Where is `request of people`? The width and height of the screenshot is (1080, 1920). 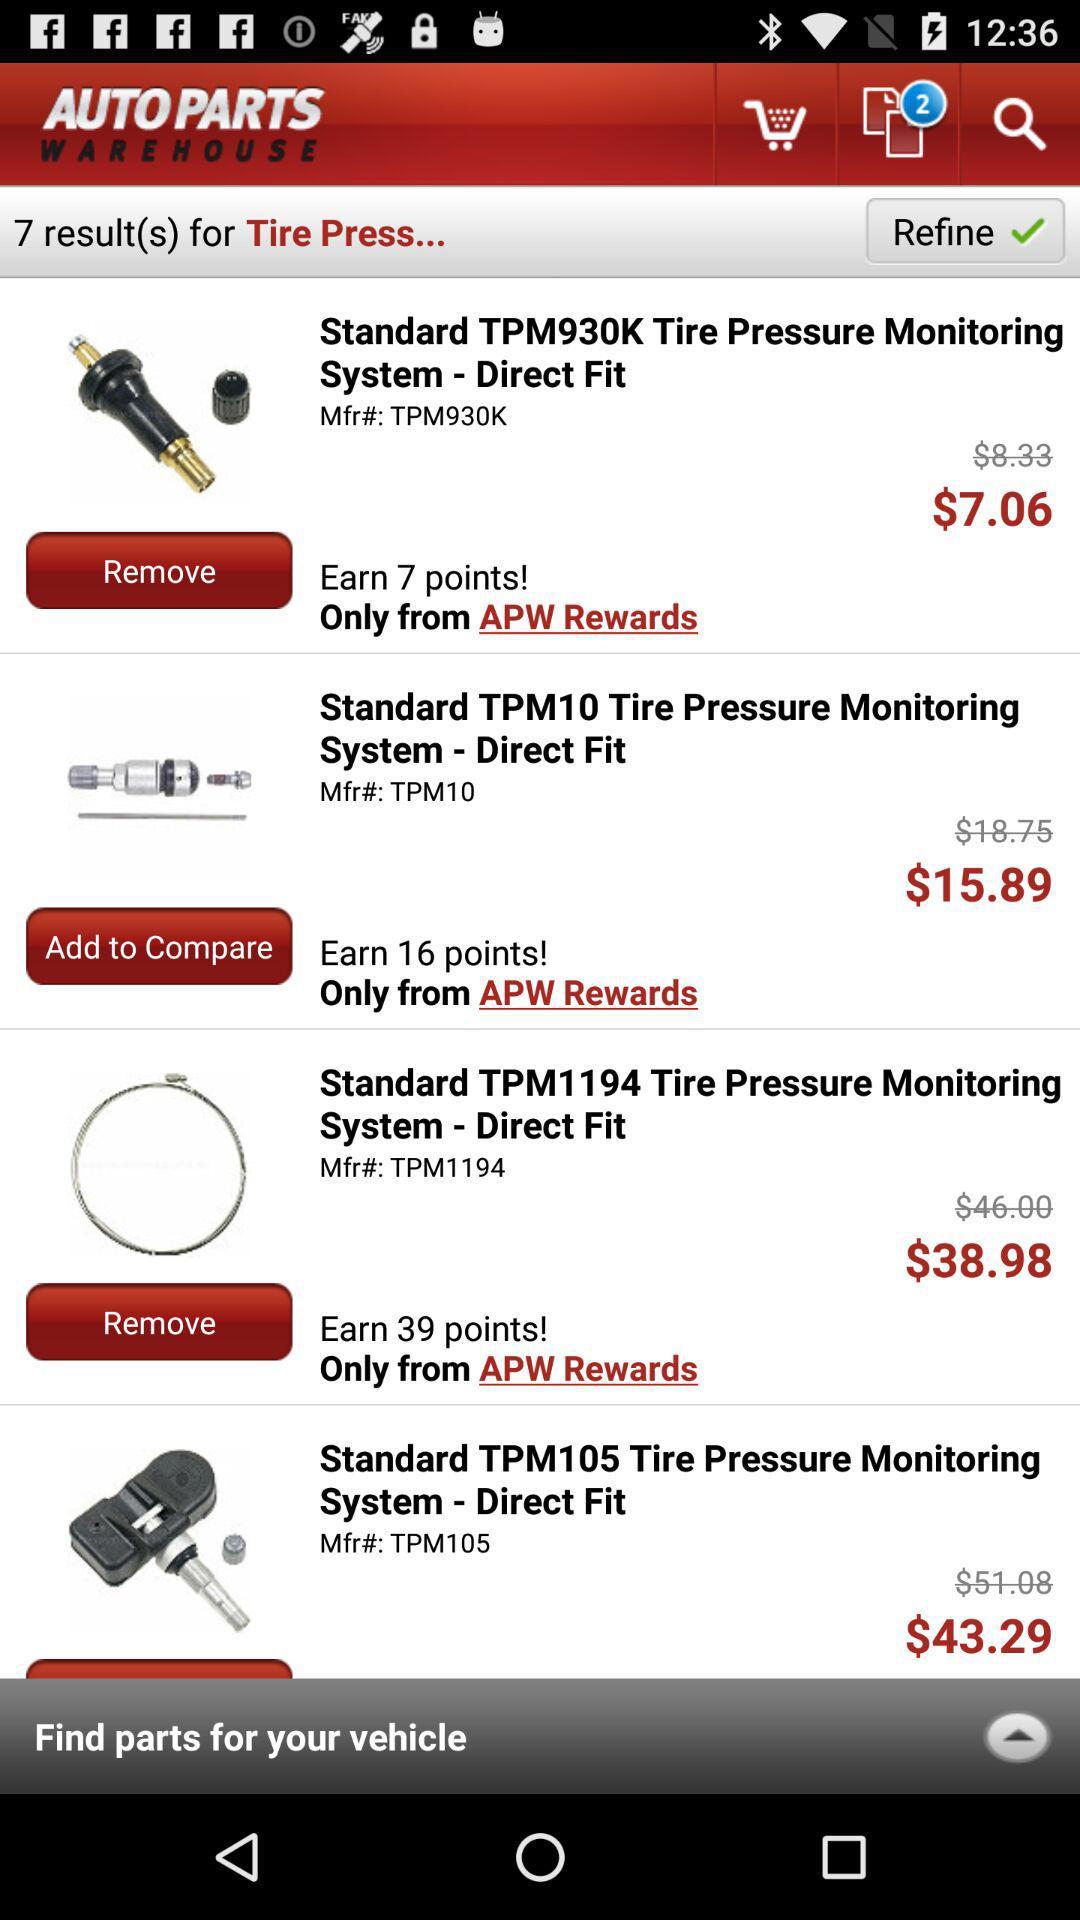
request of people is located at coordinates (895, 123).